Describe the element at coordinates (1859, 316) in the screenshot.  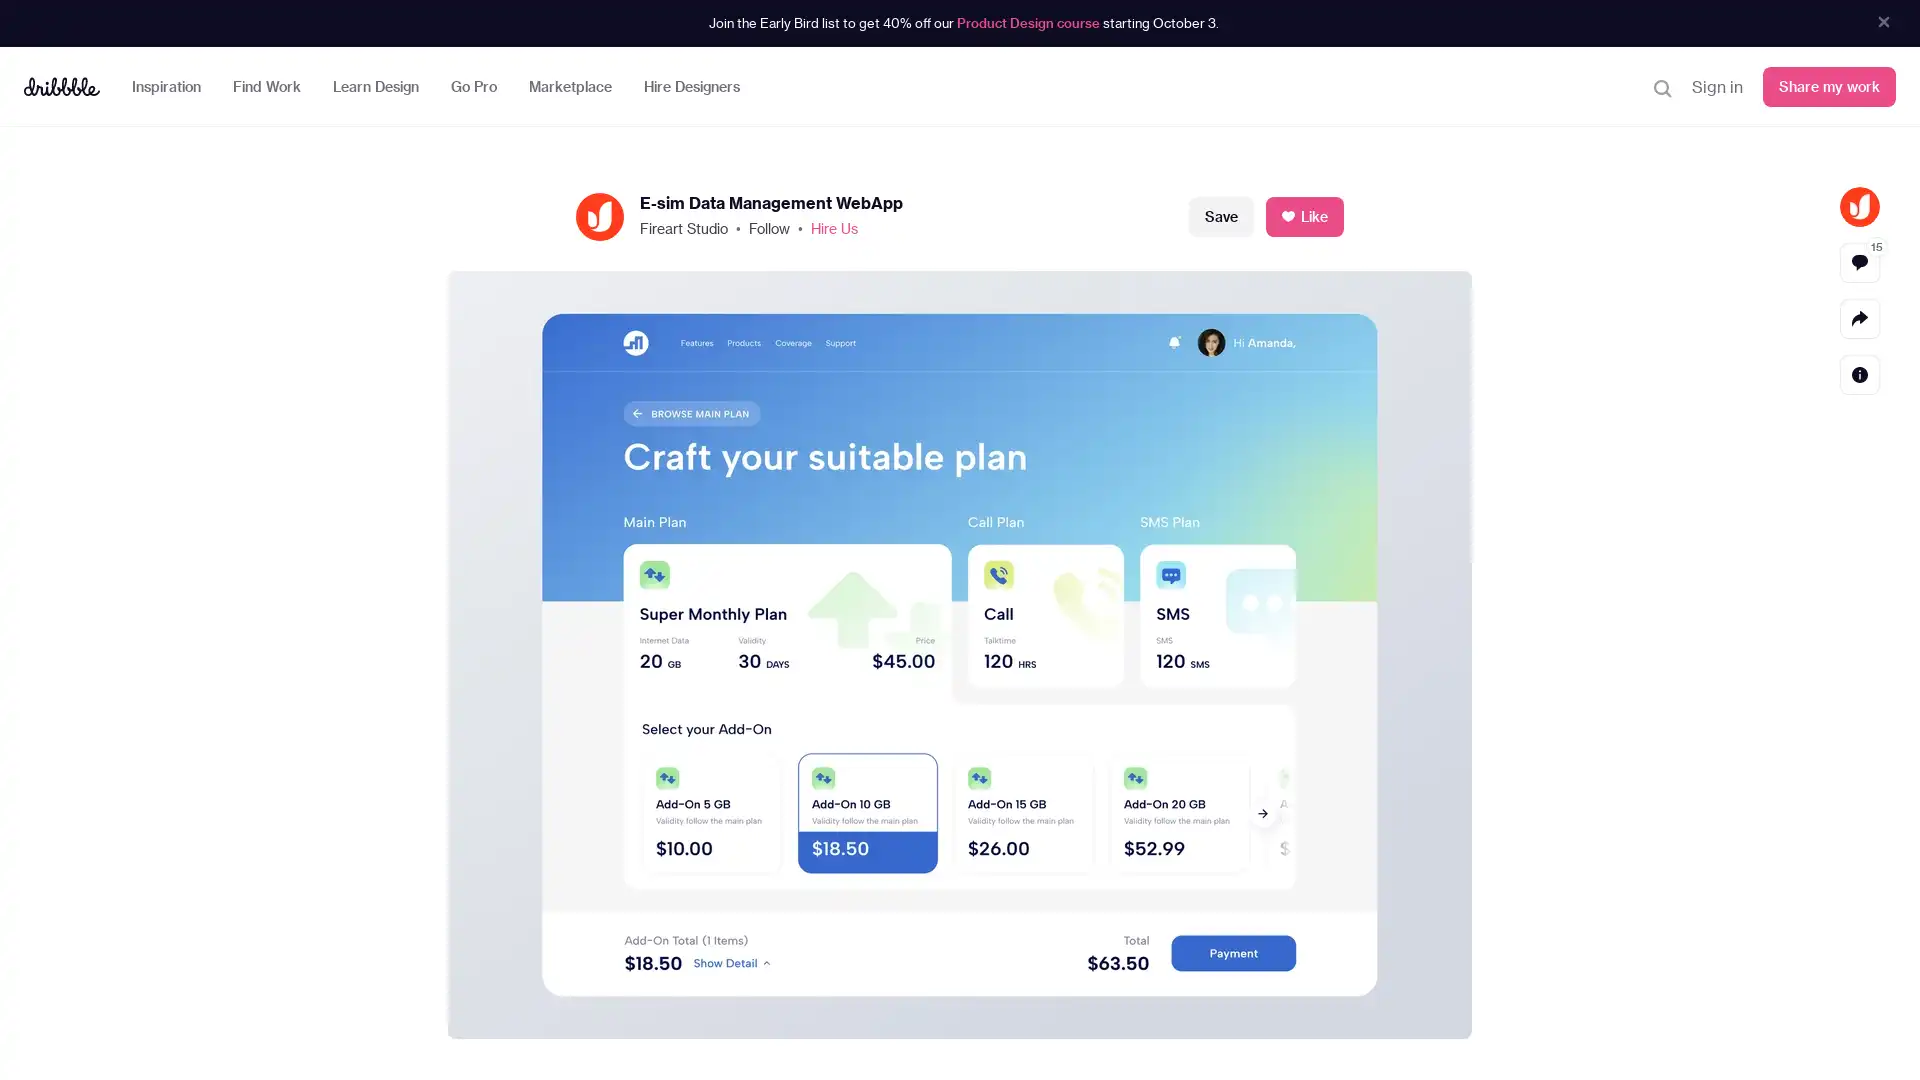
I see `Share actions` at that location.